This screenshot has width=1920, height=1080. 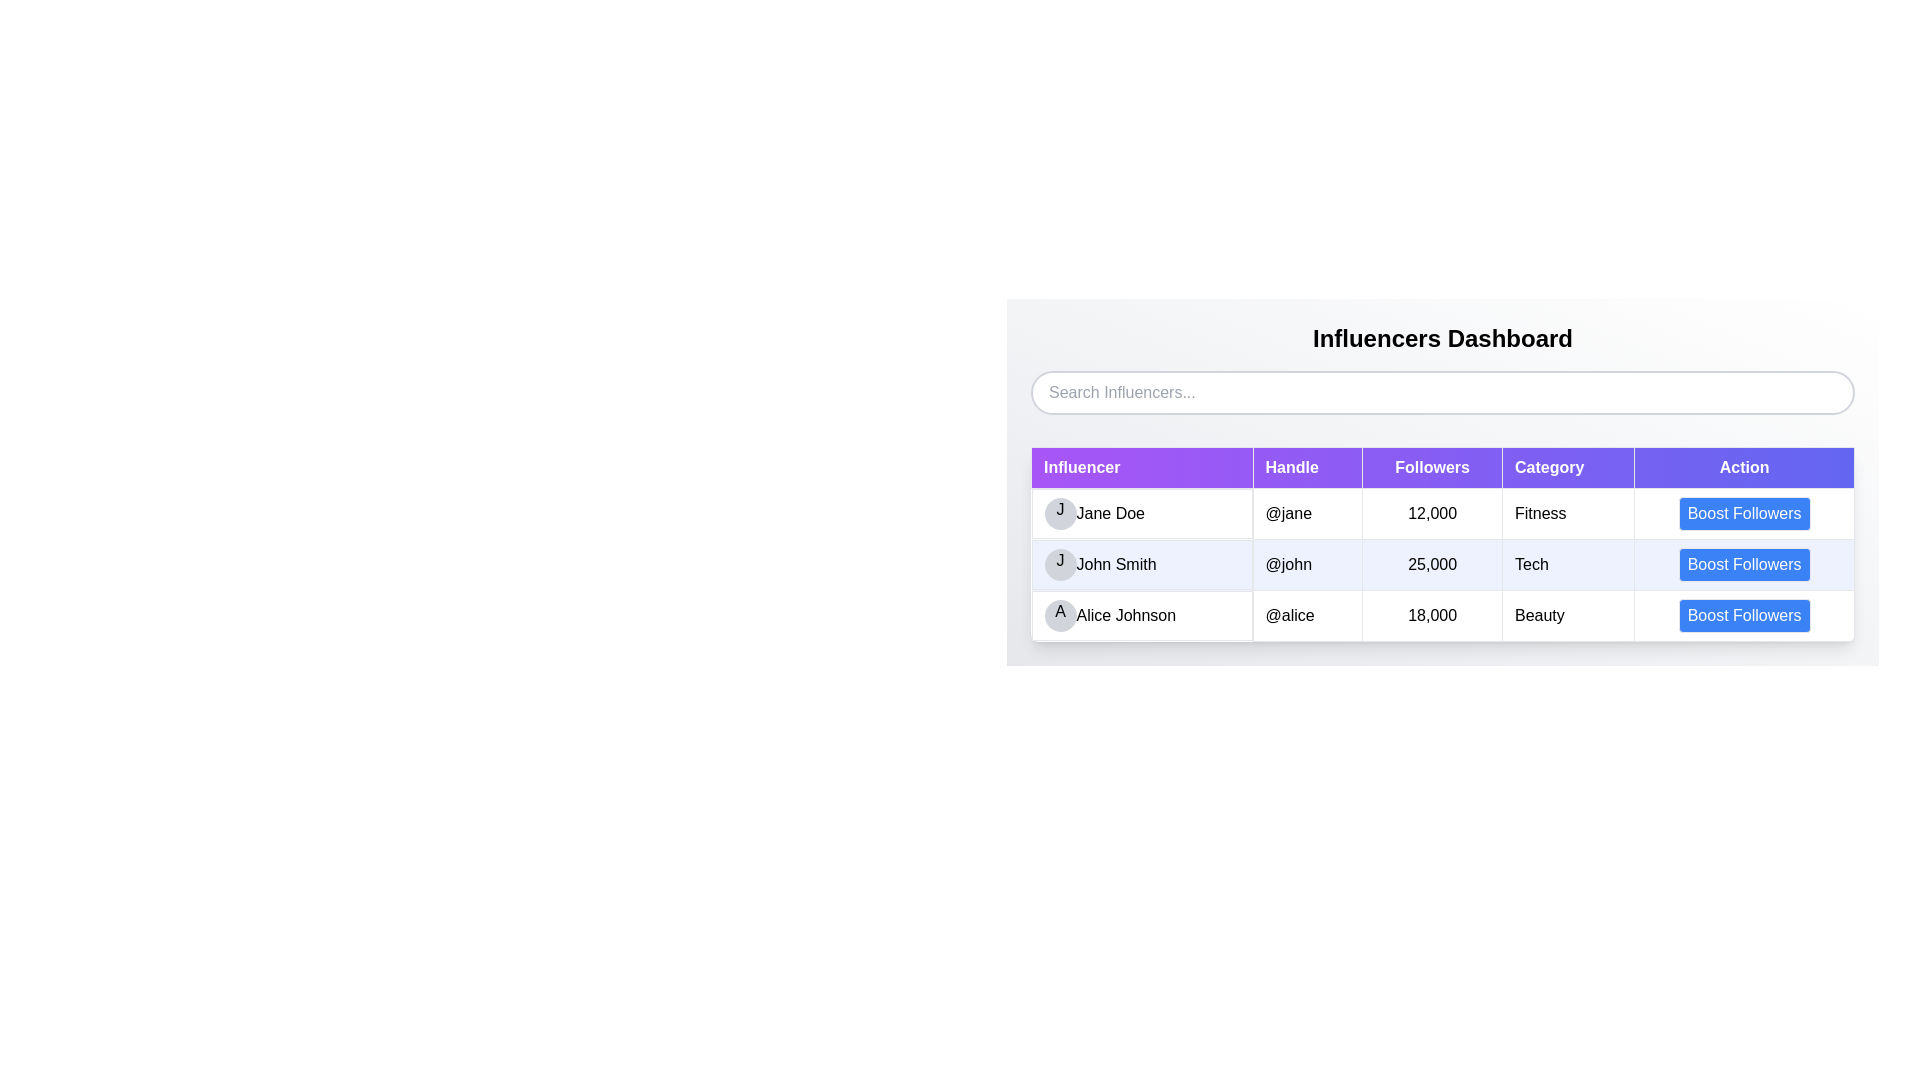 What do you see at coordinates (1443, 512) in the screenshot?
I see `the first row of the influencer information table, which includes user details like 'Jane Doe', handle '@jane', followers '12,000', category 'Fitness', and the 'Boost Followers' button` at bounding box center [1443, 512].